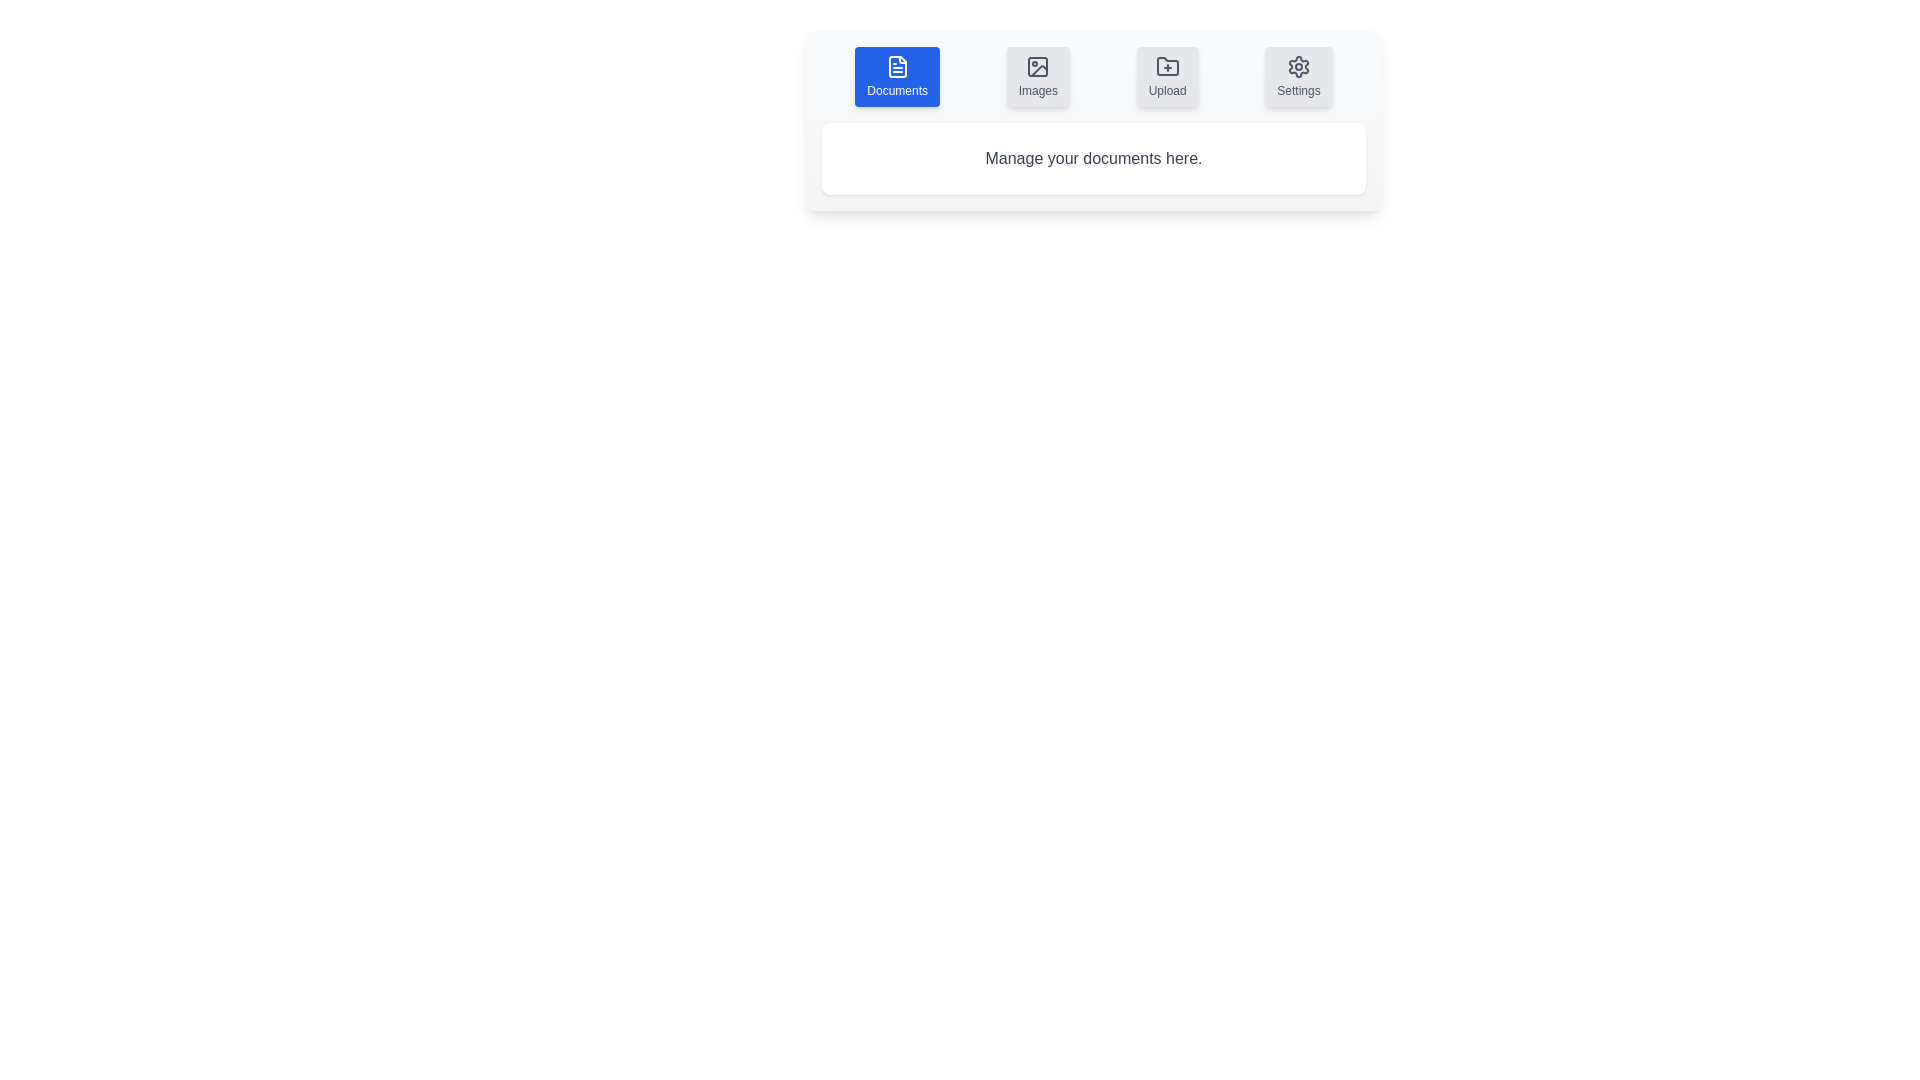  Describe the element at coordinates (896, 76) in the screenshot. I see `the tab button corresponding to Documents to switch to that tab` at that location.